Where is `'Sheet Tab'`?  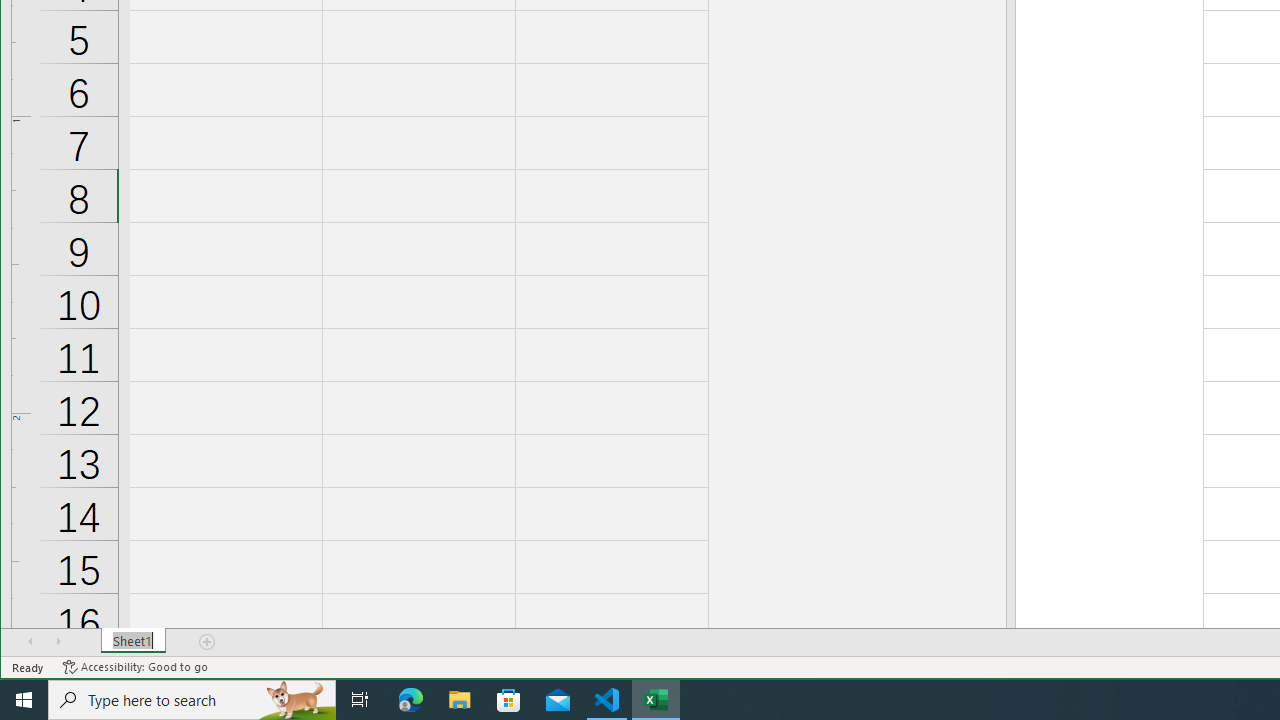
'Sheet Tab' is located at coordinates (132, 641).